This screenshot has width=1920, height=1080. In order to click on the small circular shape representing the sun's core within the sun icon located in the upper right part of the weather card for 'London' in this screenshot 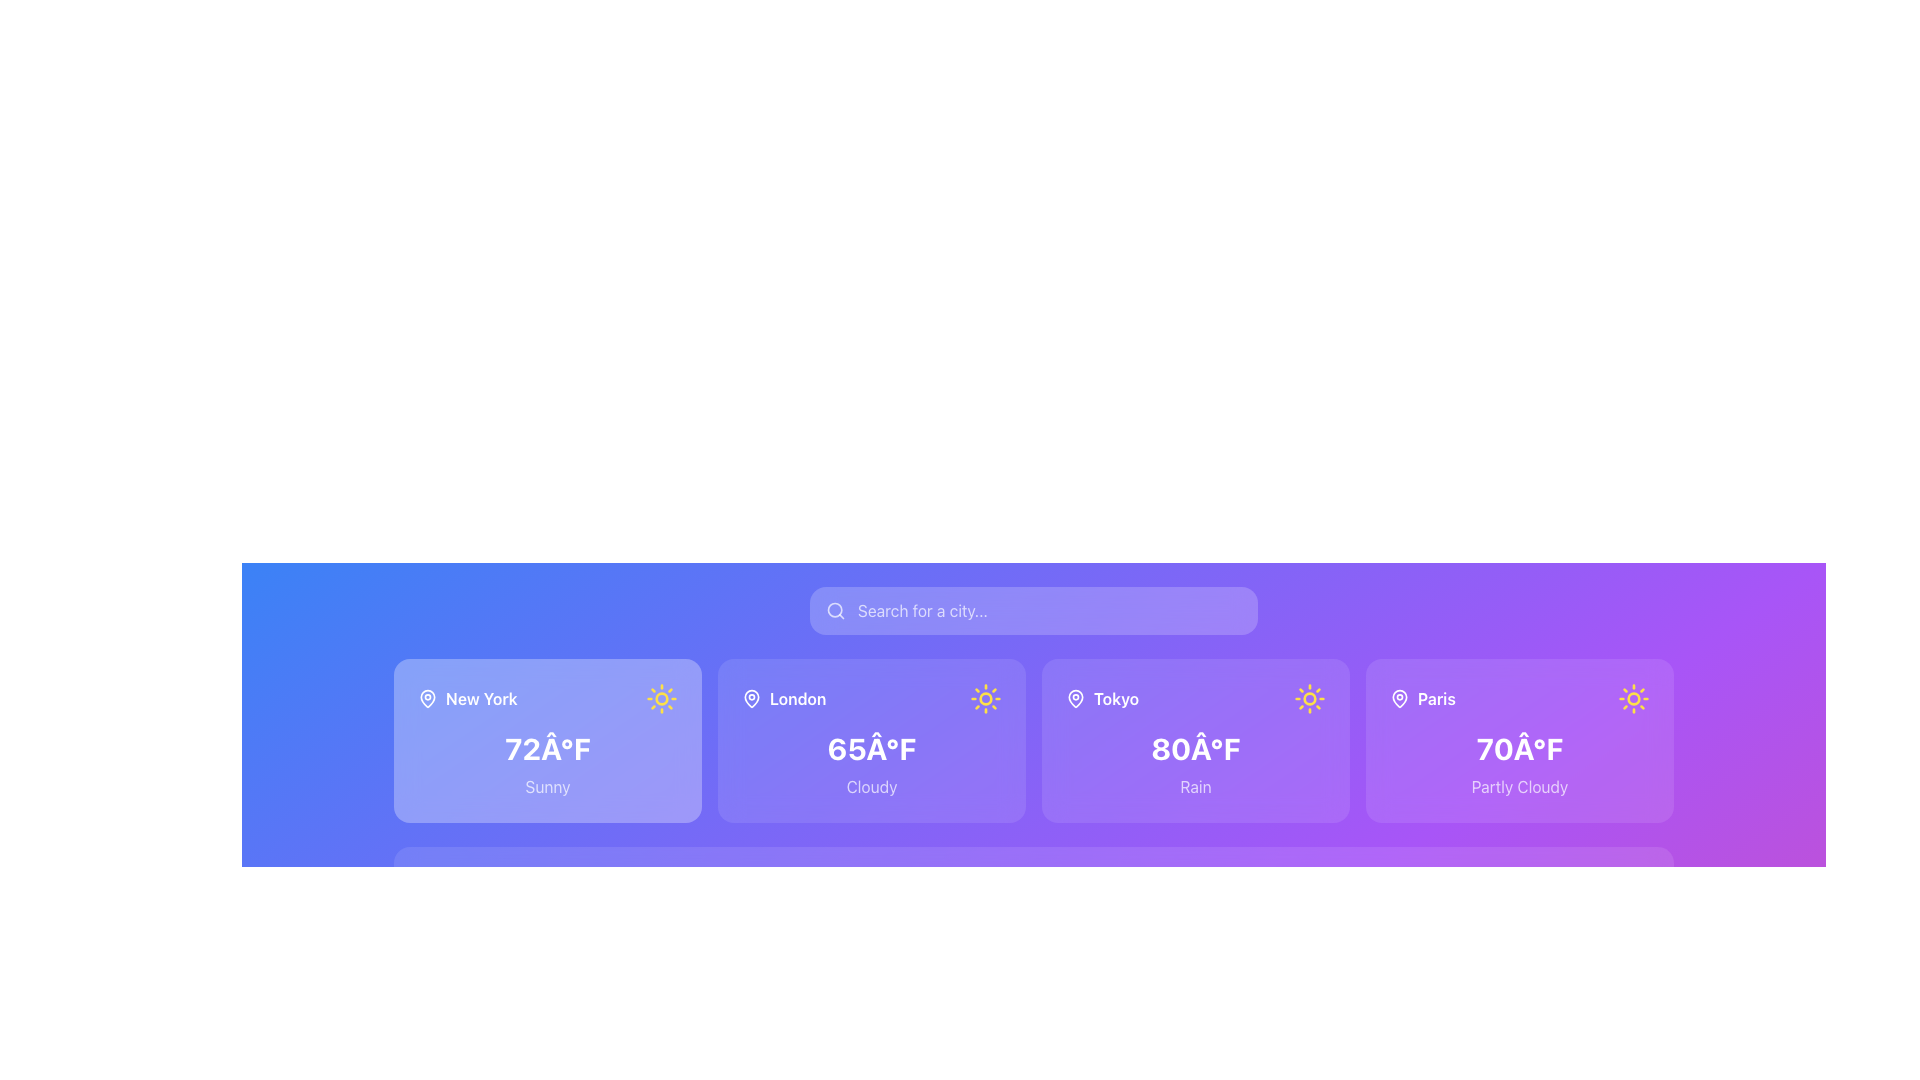, I will do `click(985, 697)`.